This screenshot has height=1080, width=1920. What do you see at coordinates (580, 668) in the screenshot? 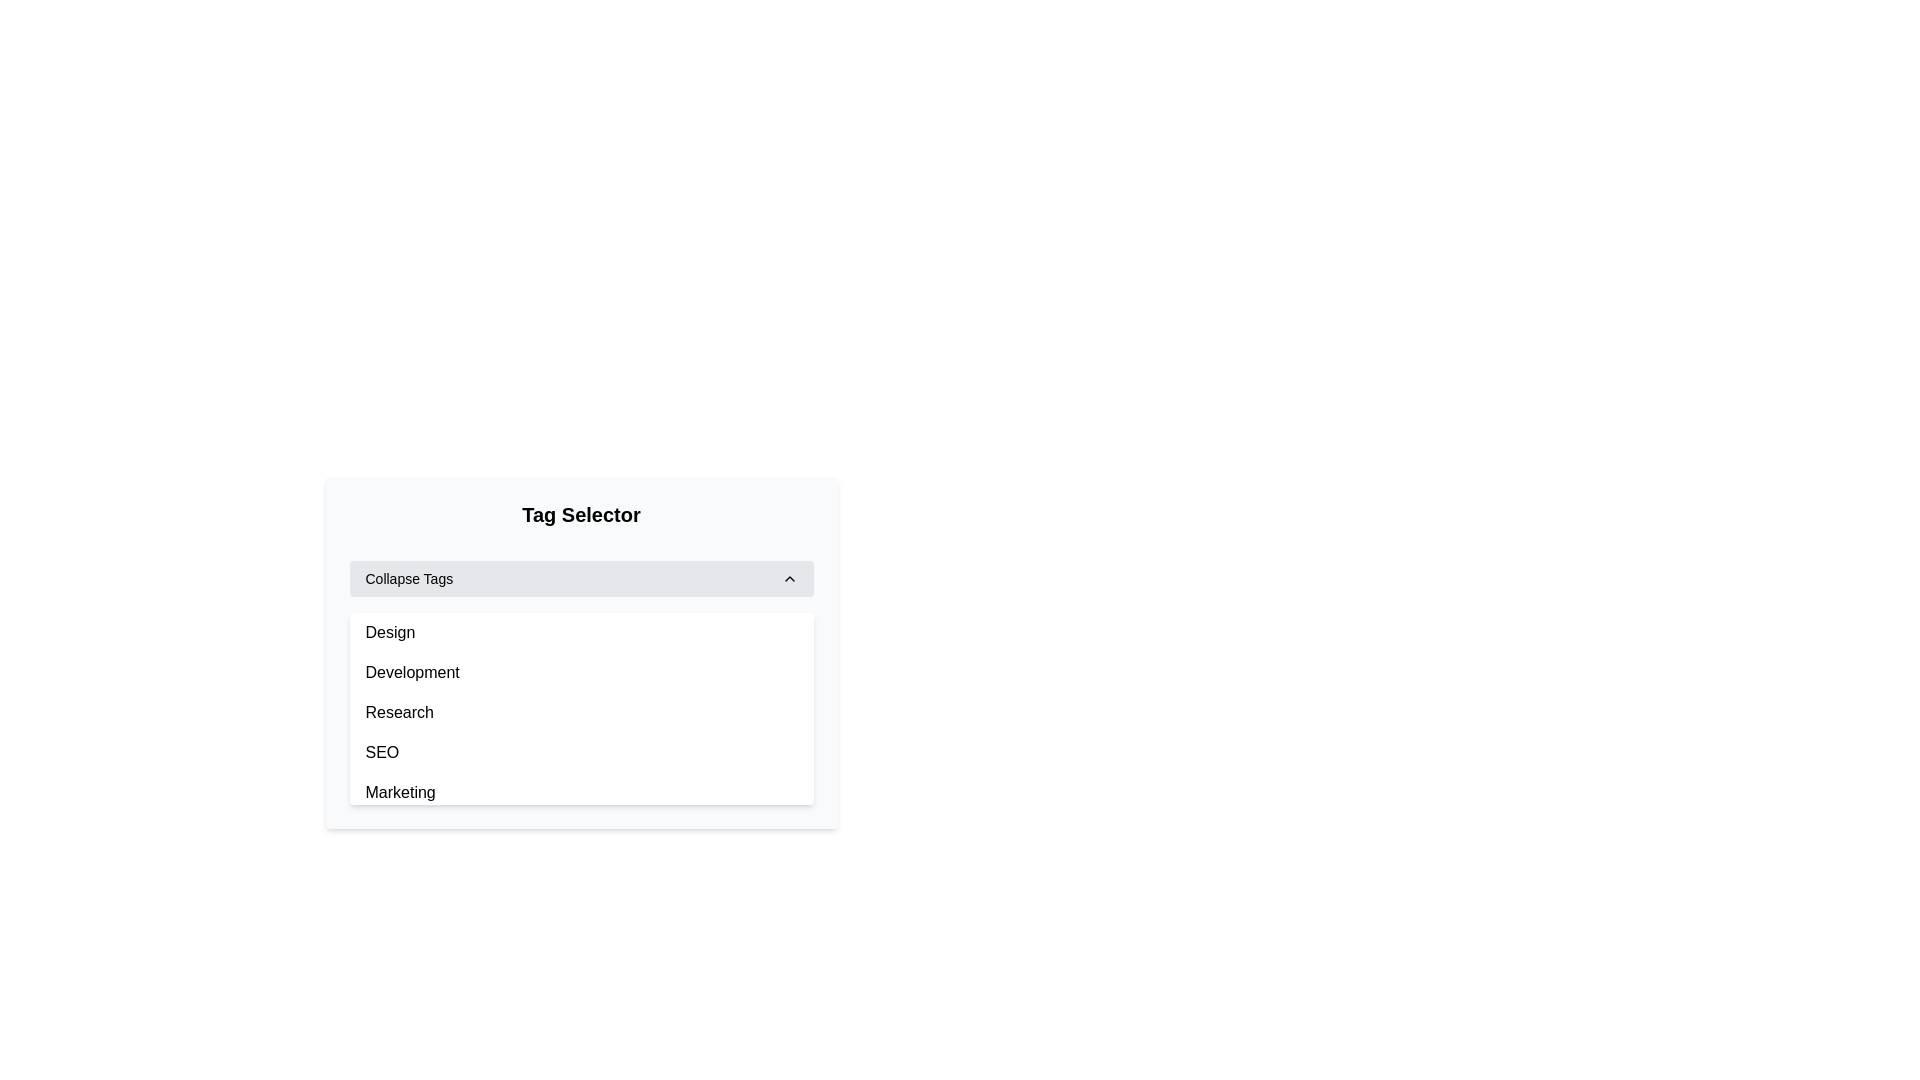
I see `the second item labeled 'Development' in the dropdown under the 'Collapse Tags' section` at bounding box center [580, 668].